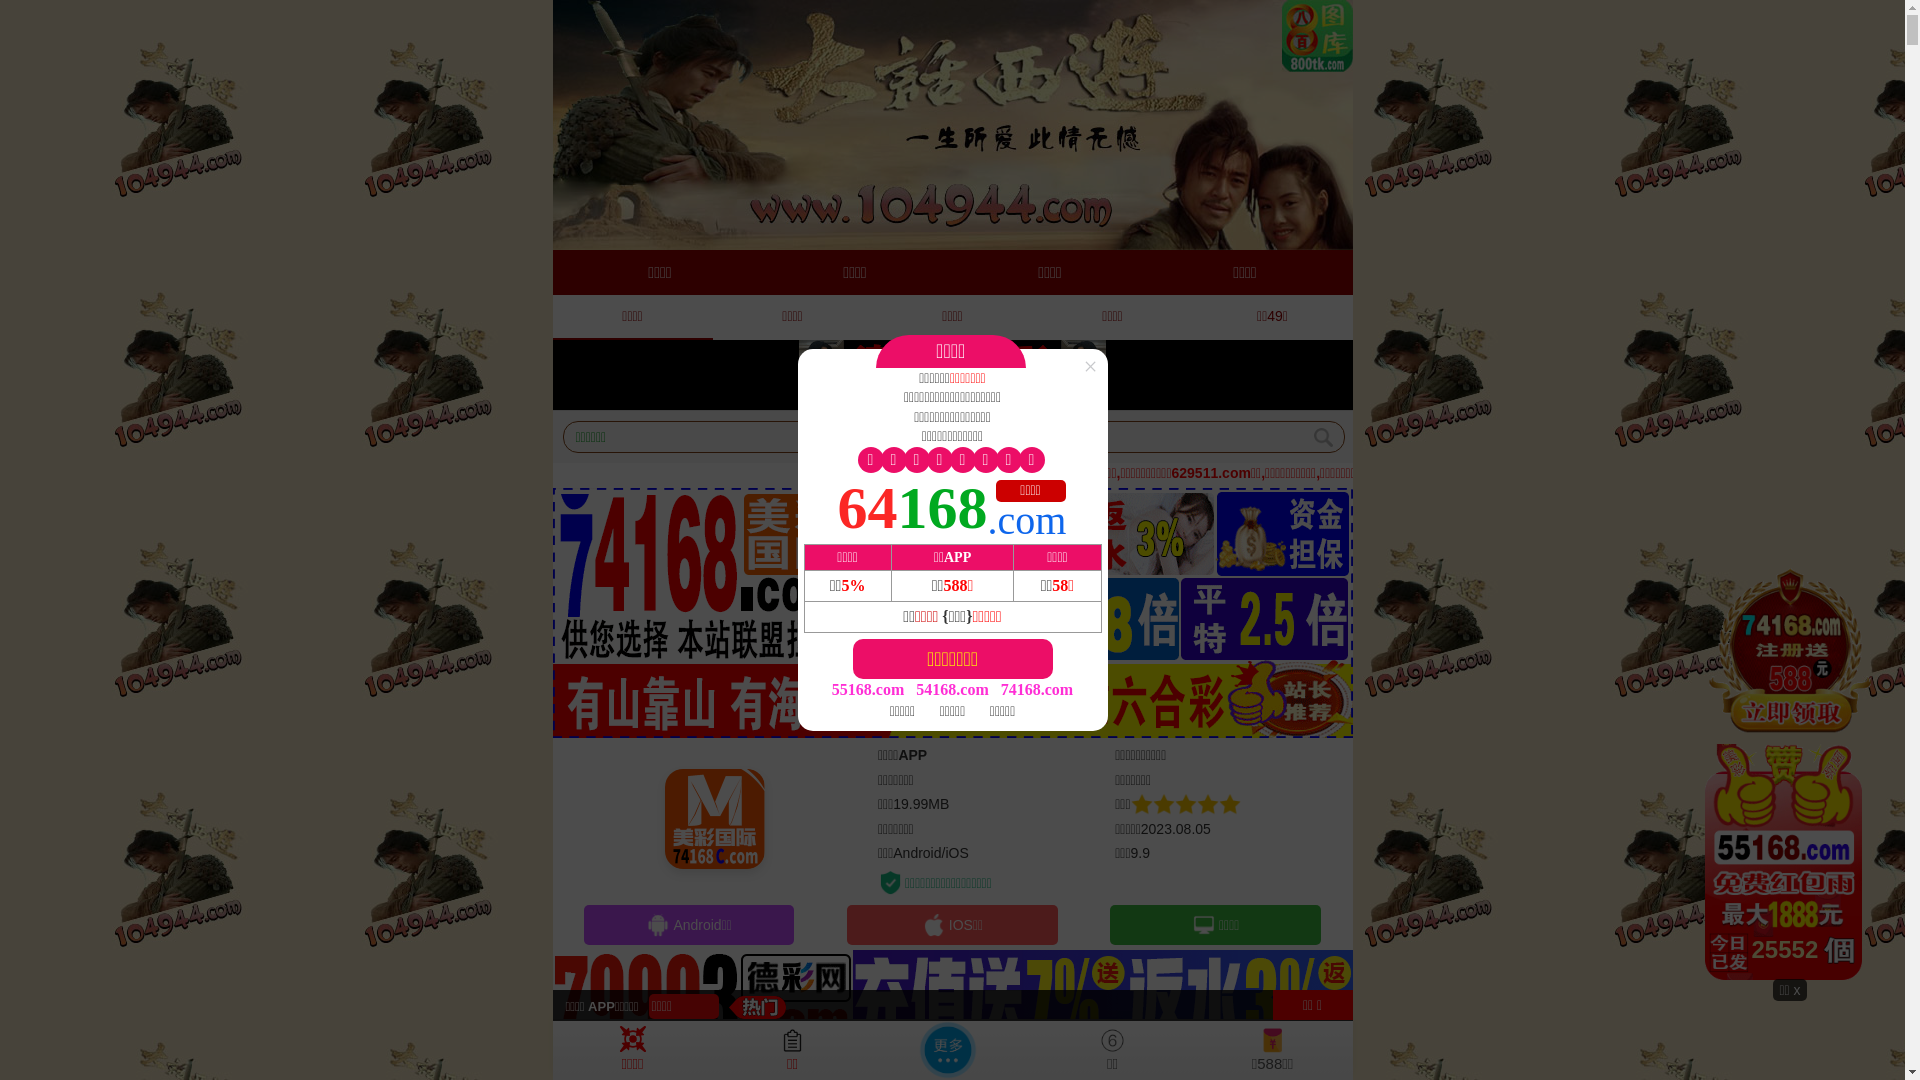 This screenshot has width=1920, height=1080. I want to click on '24855', so click(1790, 770).